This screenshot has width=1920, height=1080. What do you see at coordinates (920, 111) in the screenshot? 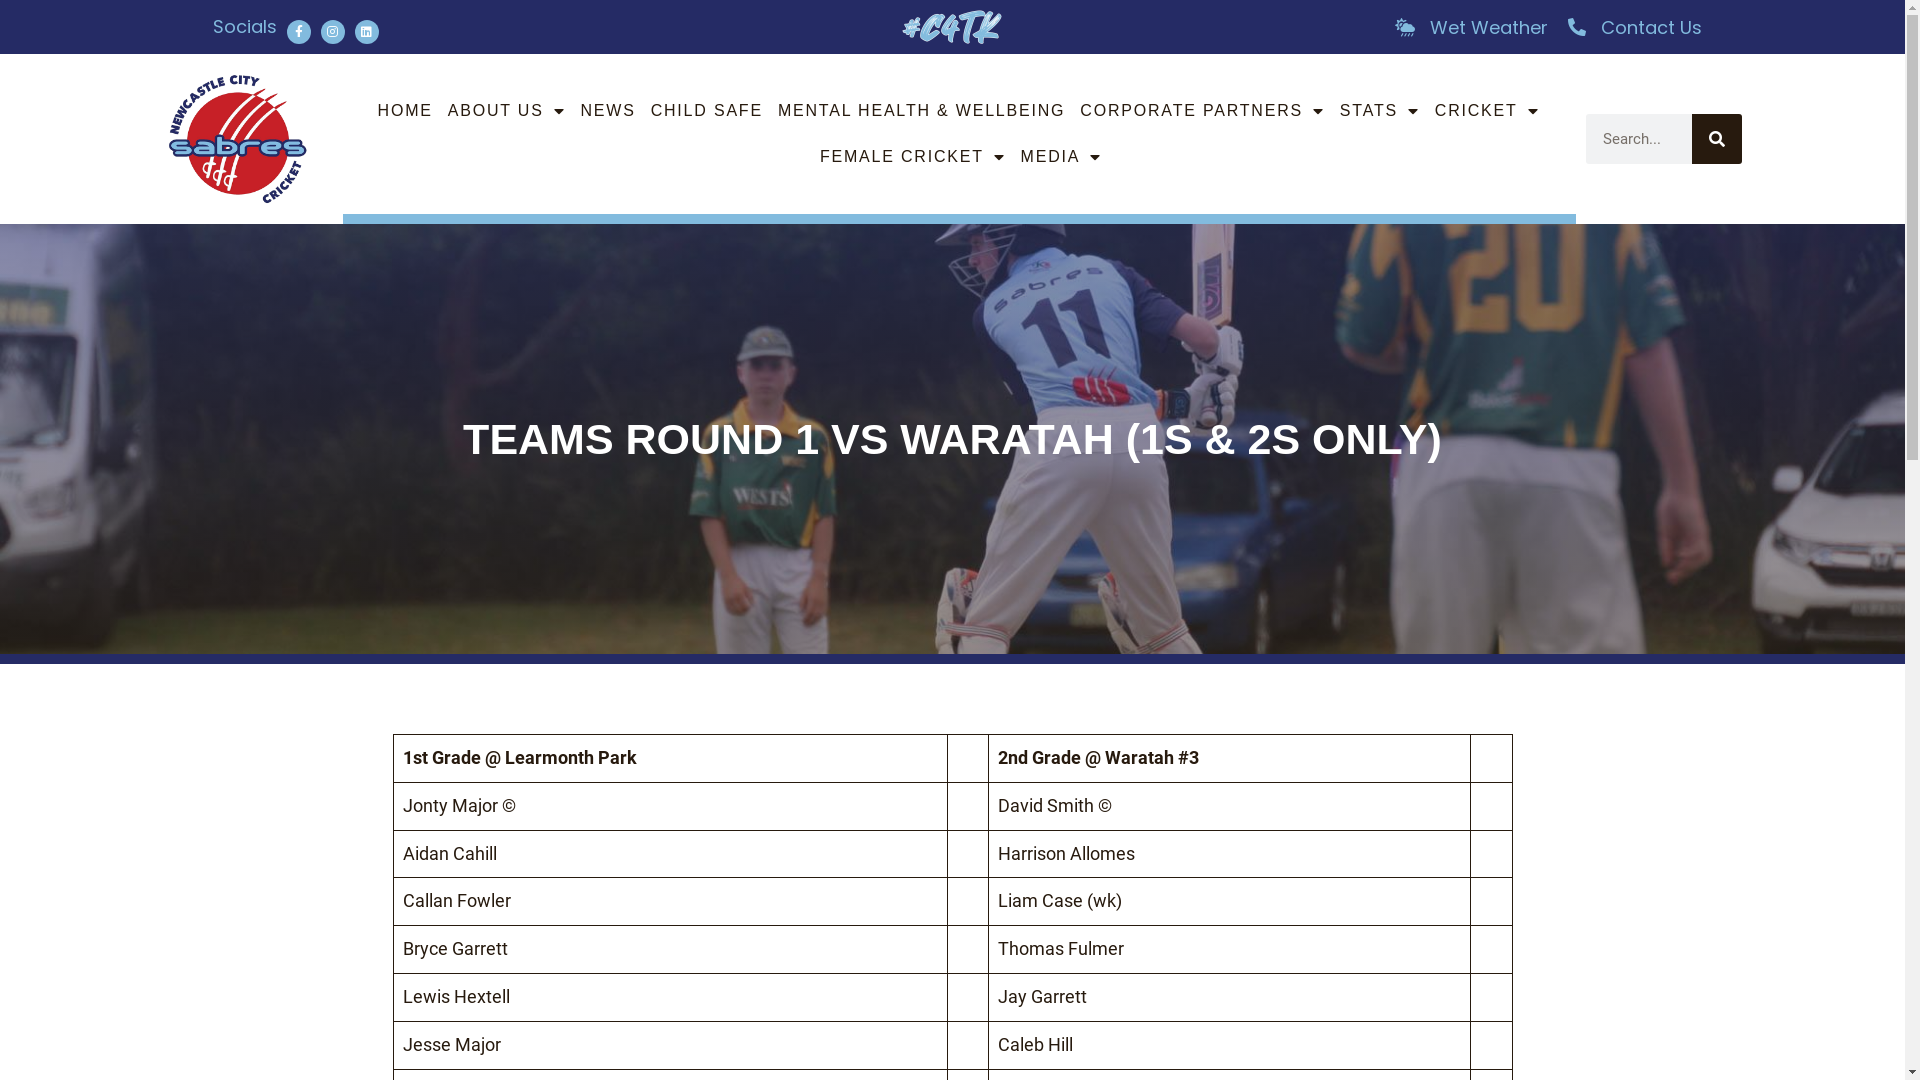
I see `'MENTAL HEALTH & WELLBEING'` at bounding box center [920, 111].